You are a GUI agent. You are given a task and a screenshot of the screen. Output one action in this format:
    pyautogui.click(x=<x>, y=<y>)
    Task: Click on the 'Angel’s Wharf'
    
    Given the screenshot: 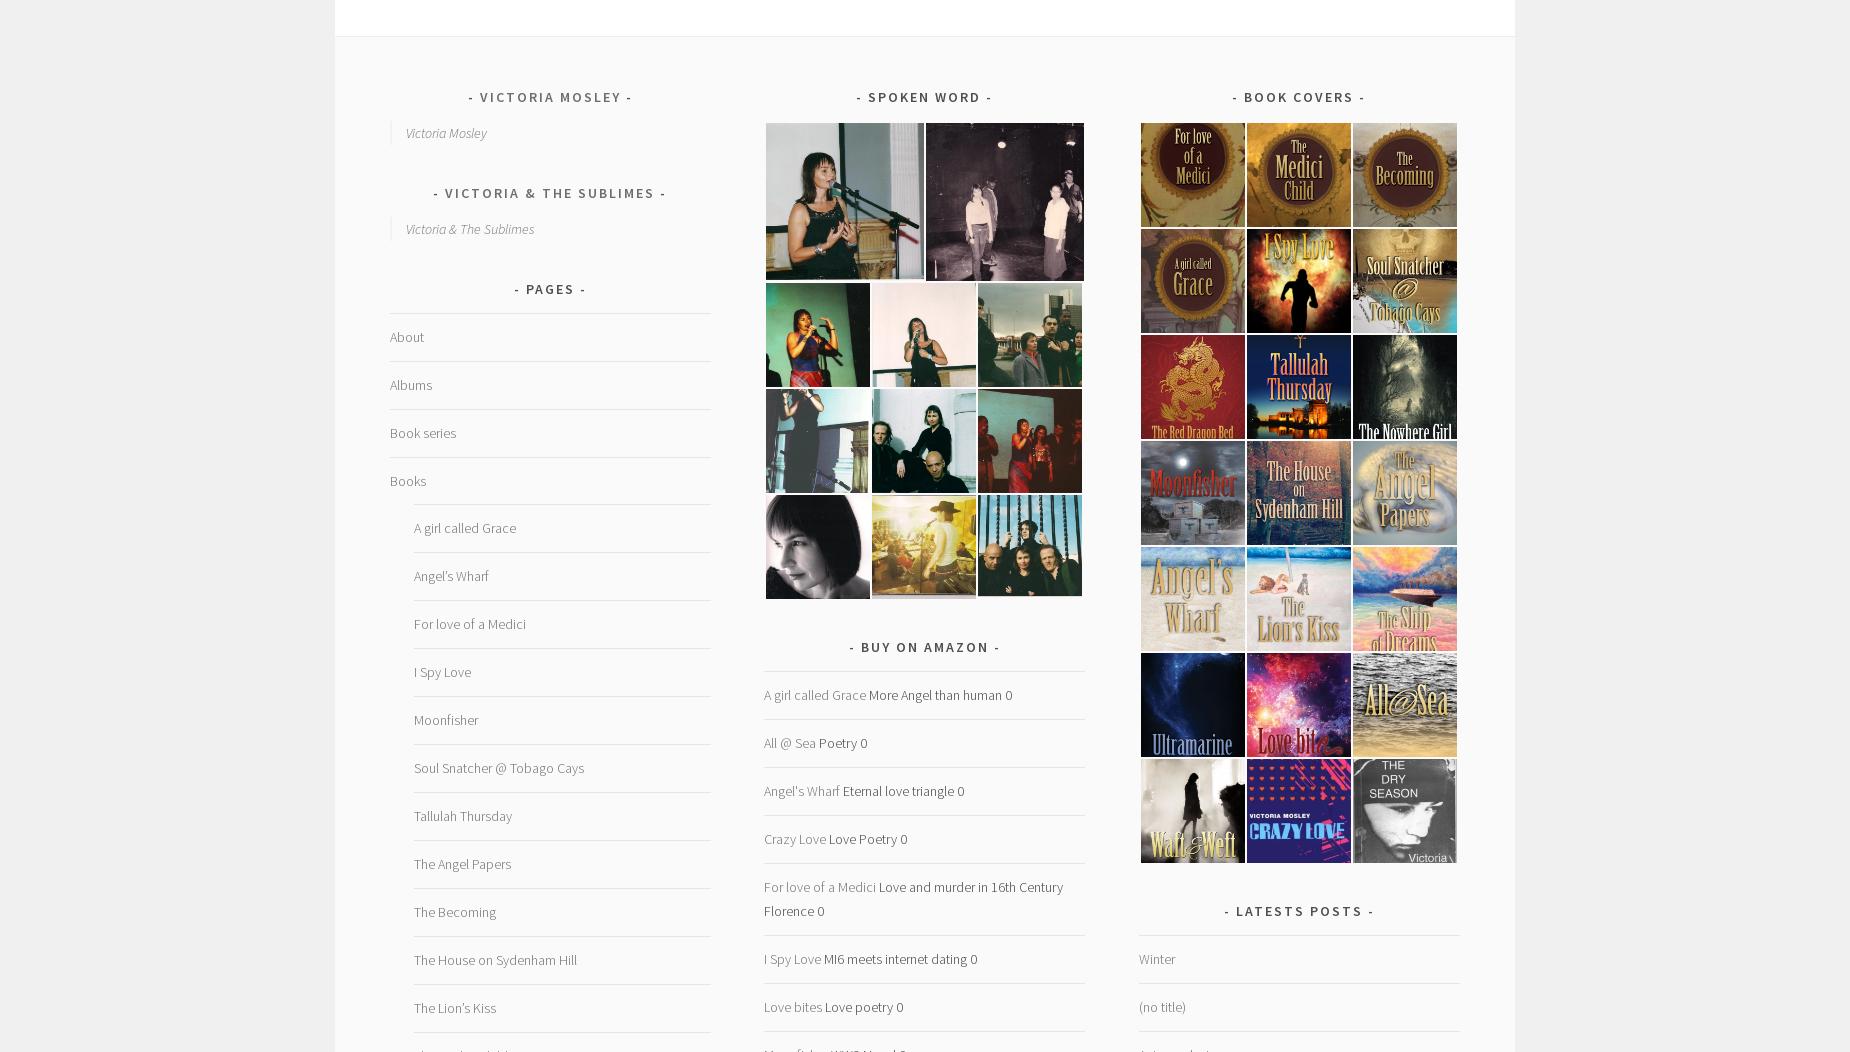 What is the action you would take?
    pyautogui.click(x=449, y=574)
    